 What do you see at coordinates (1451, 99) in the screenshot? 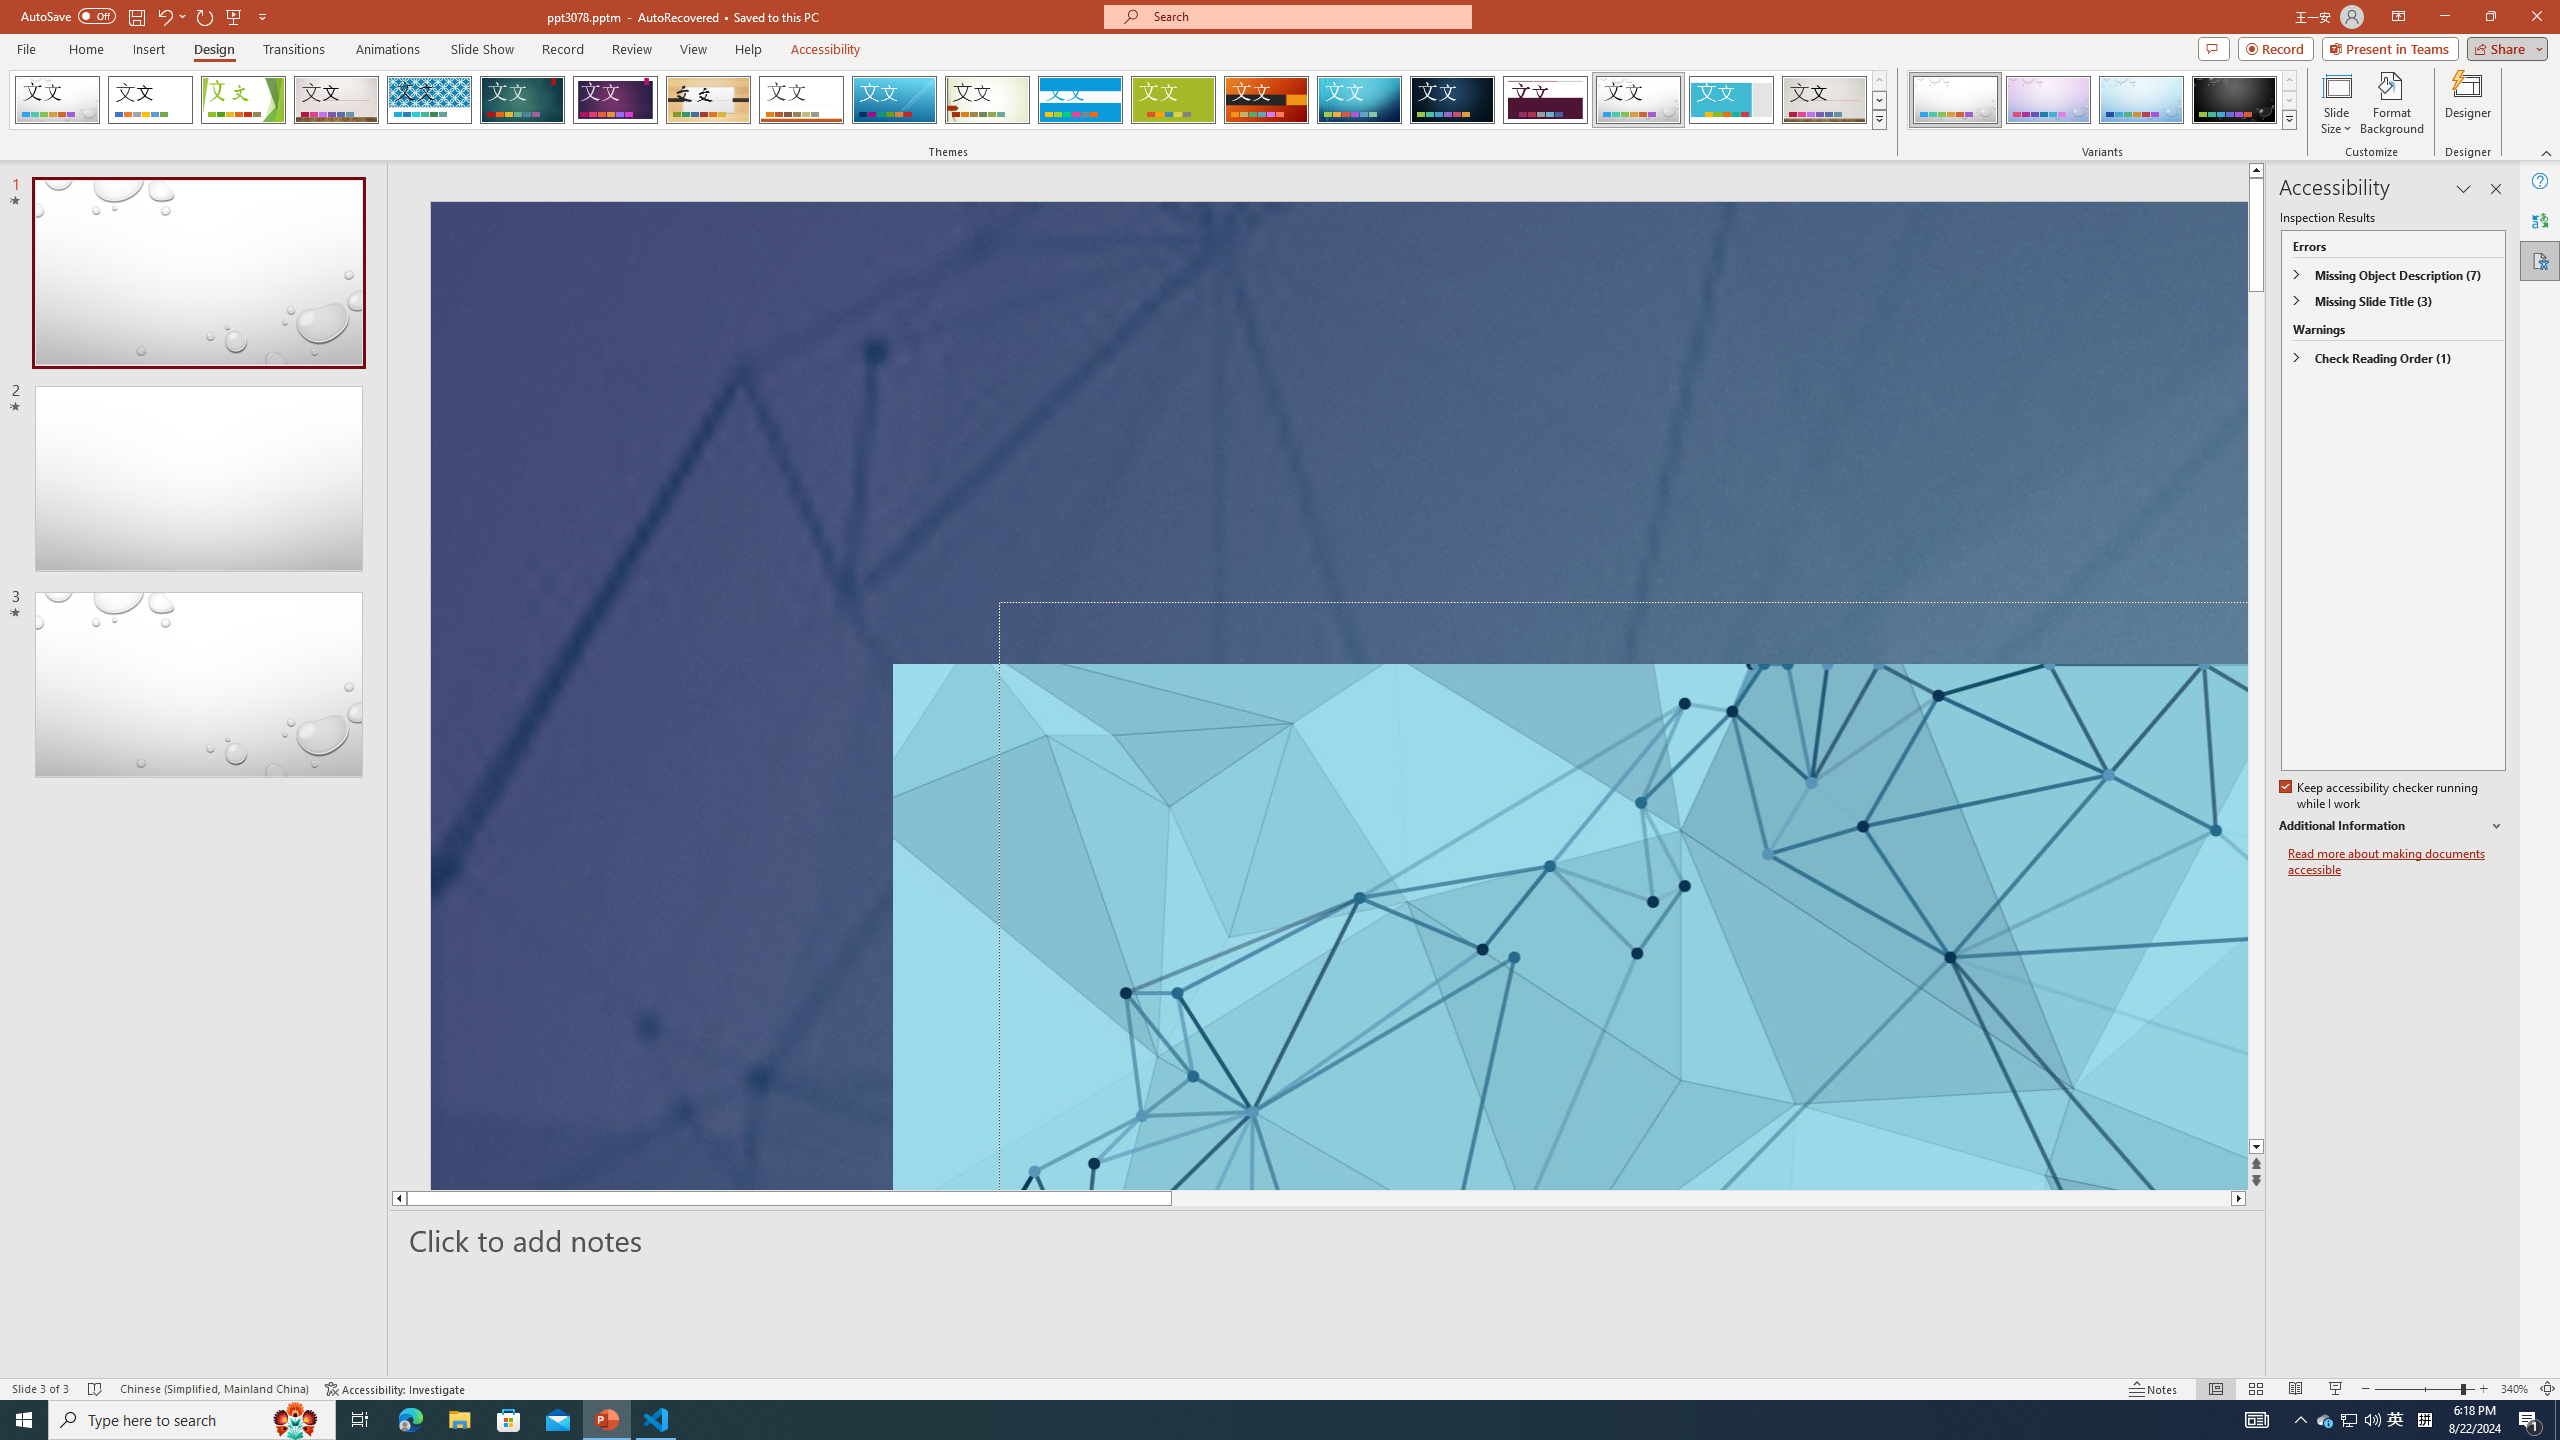
I see `'Damask'` at bounding box center [1451, 99].